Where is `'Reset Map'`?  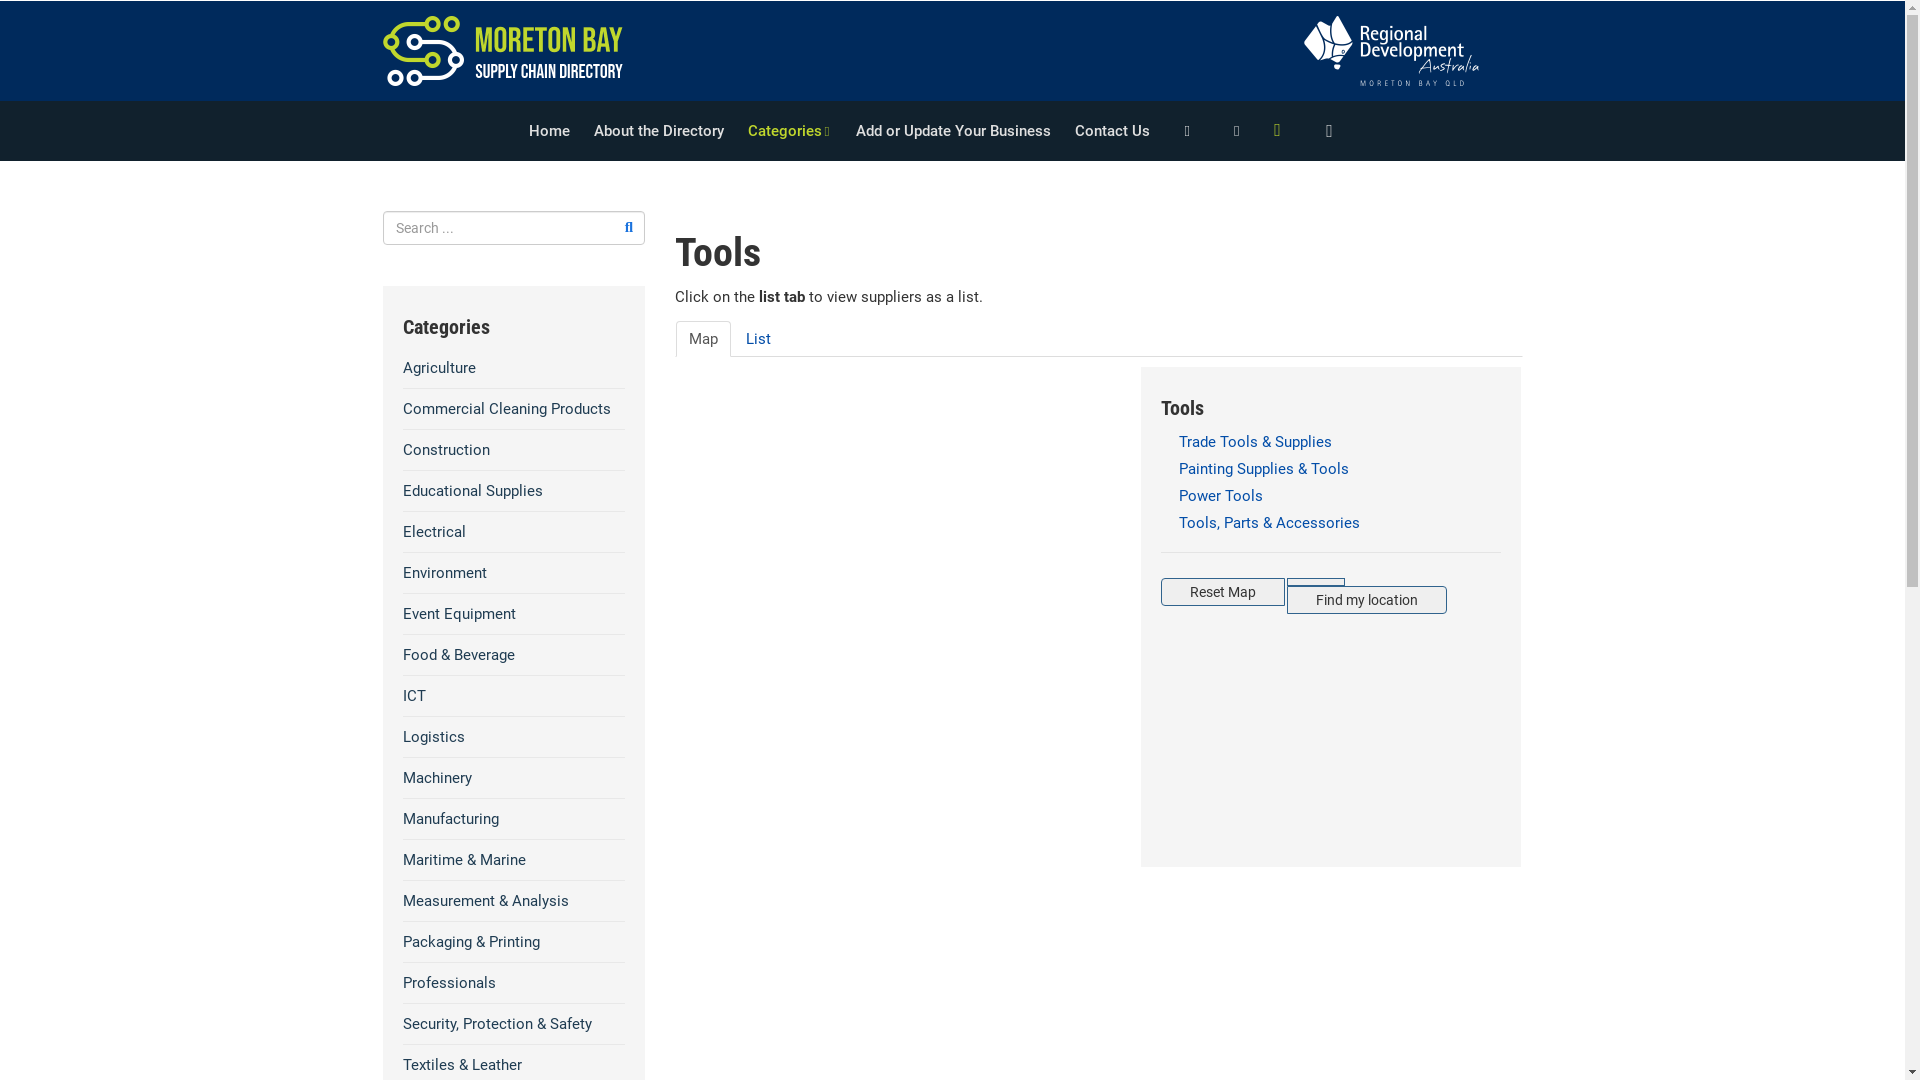
'Reset Map' is located at coordinates (1222, 590).